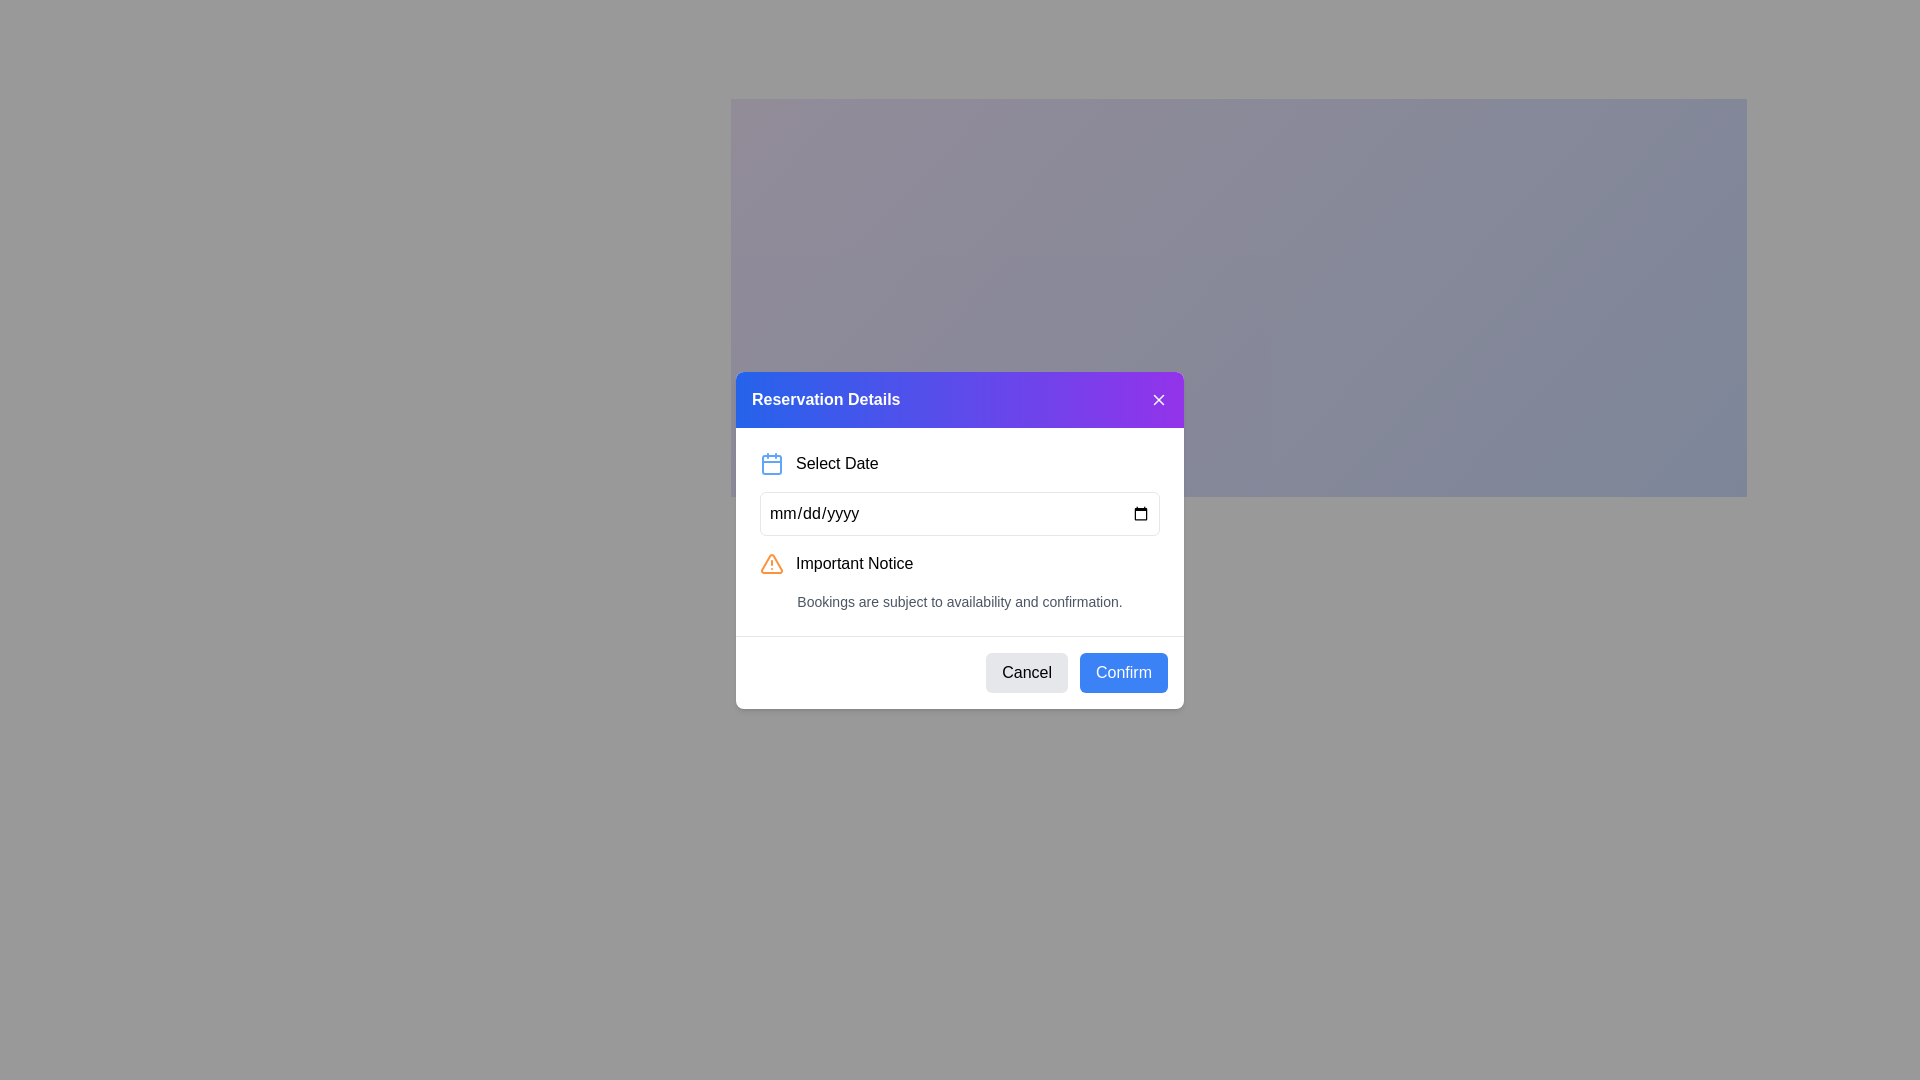 The width and height of the screenshot is (1920, 1080). What do you see at coordinates (1158, 398) in the screenshot?
I see `the close button located at the far-right end of the 'Reservation Details' section` at bounding box center [1158, 398].